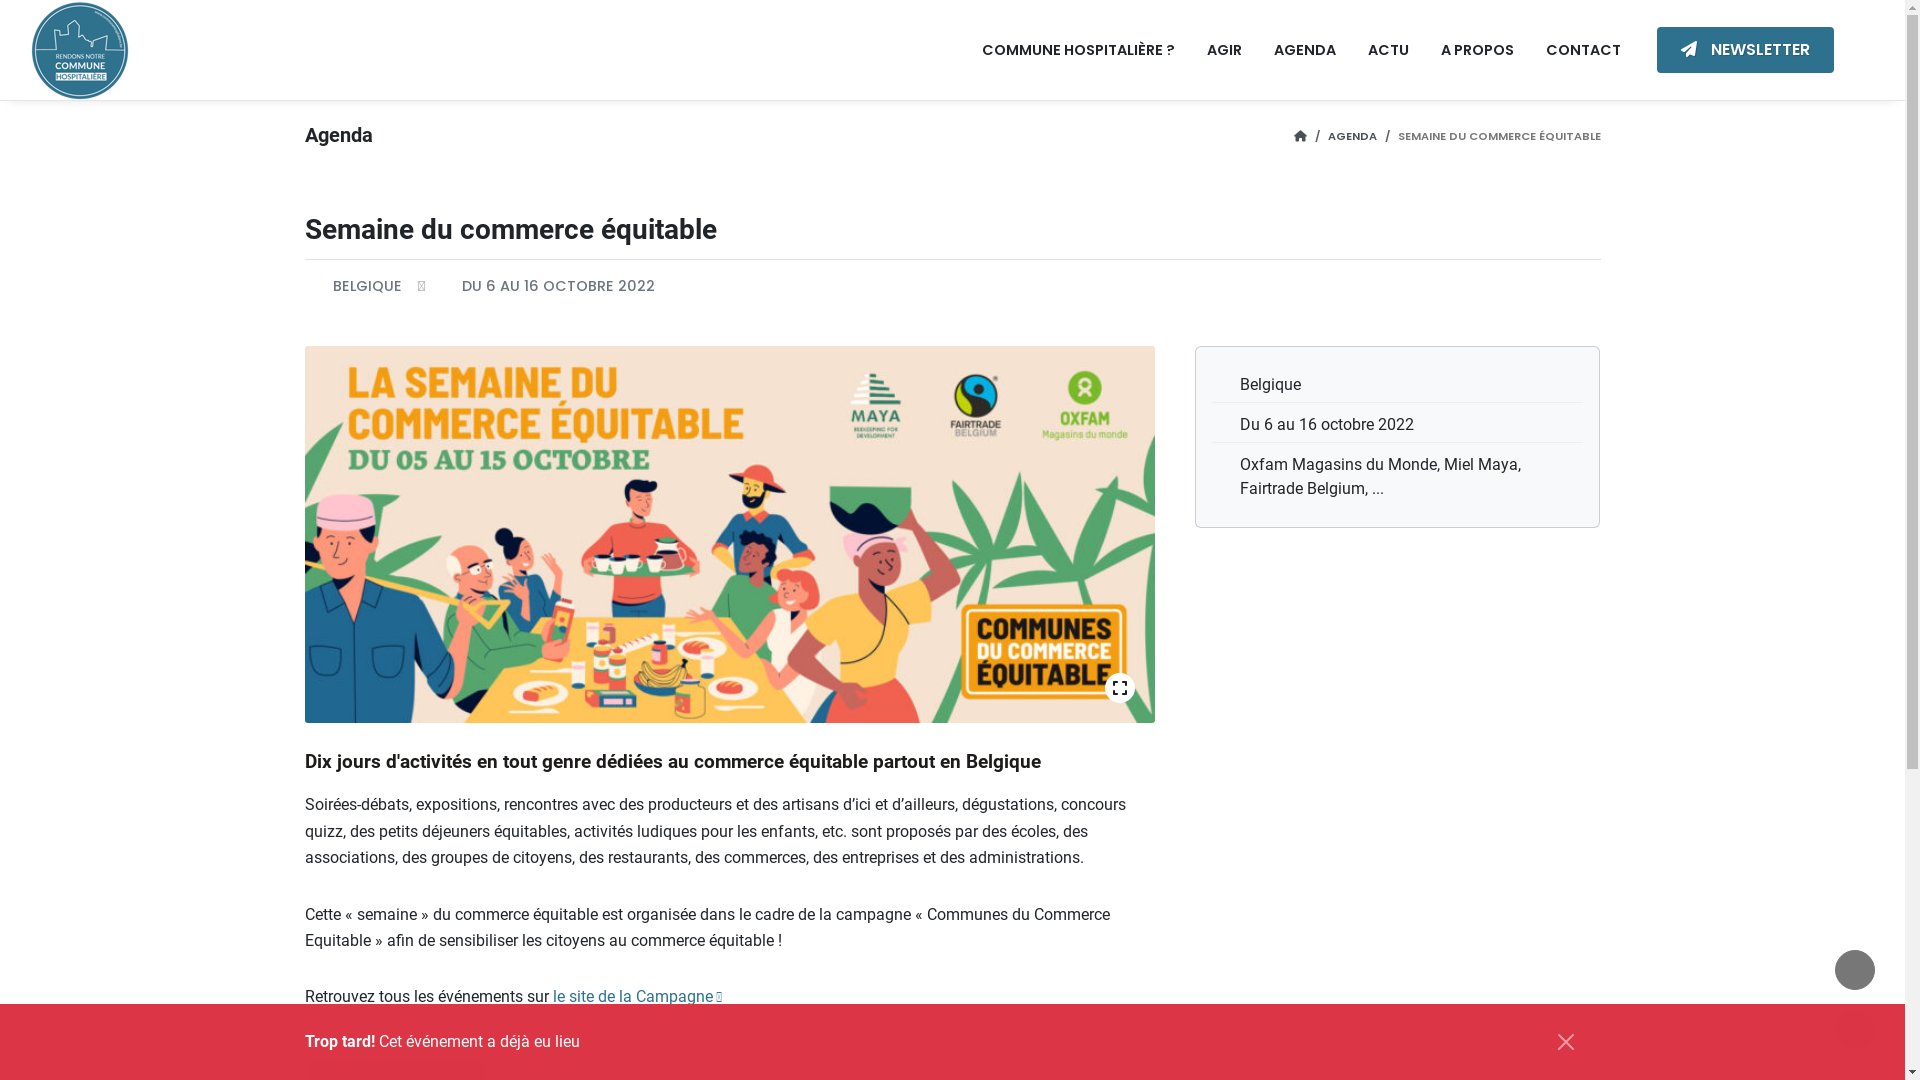  Describe the element at coordinates (1294, 135) in the screenshot. I see `'Accueil'` at that location.